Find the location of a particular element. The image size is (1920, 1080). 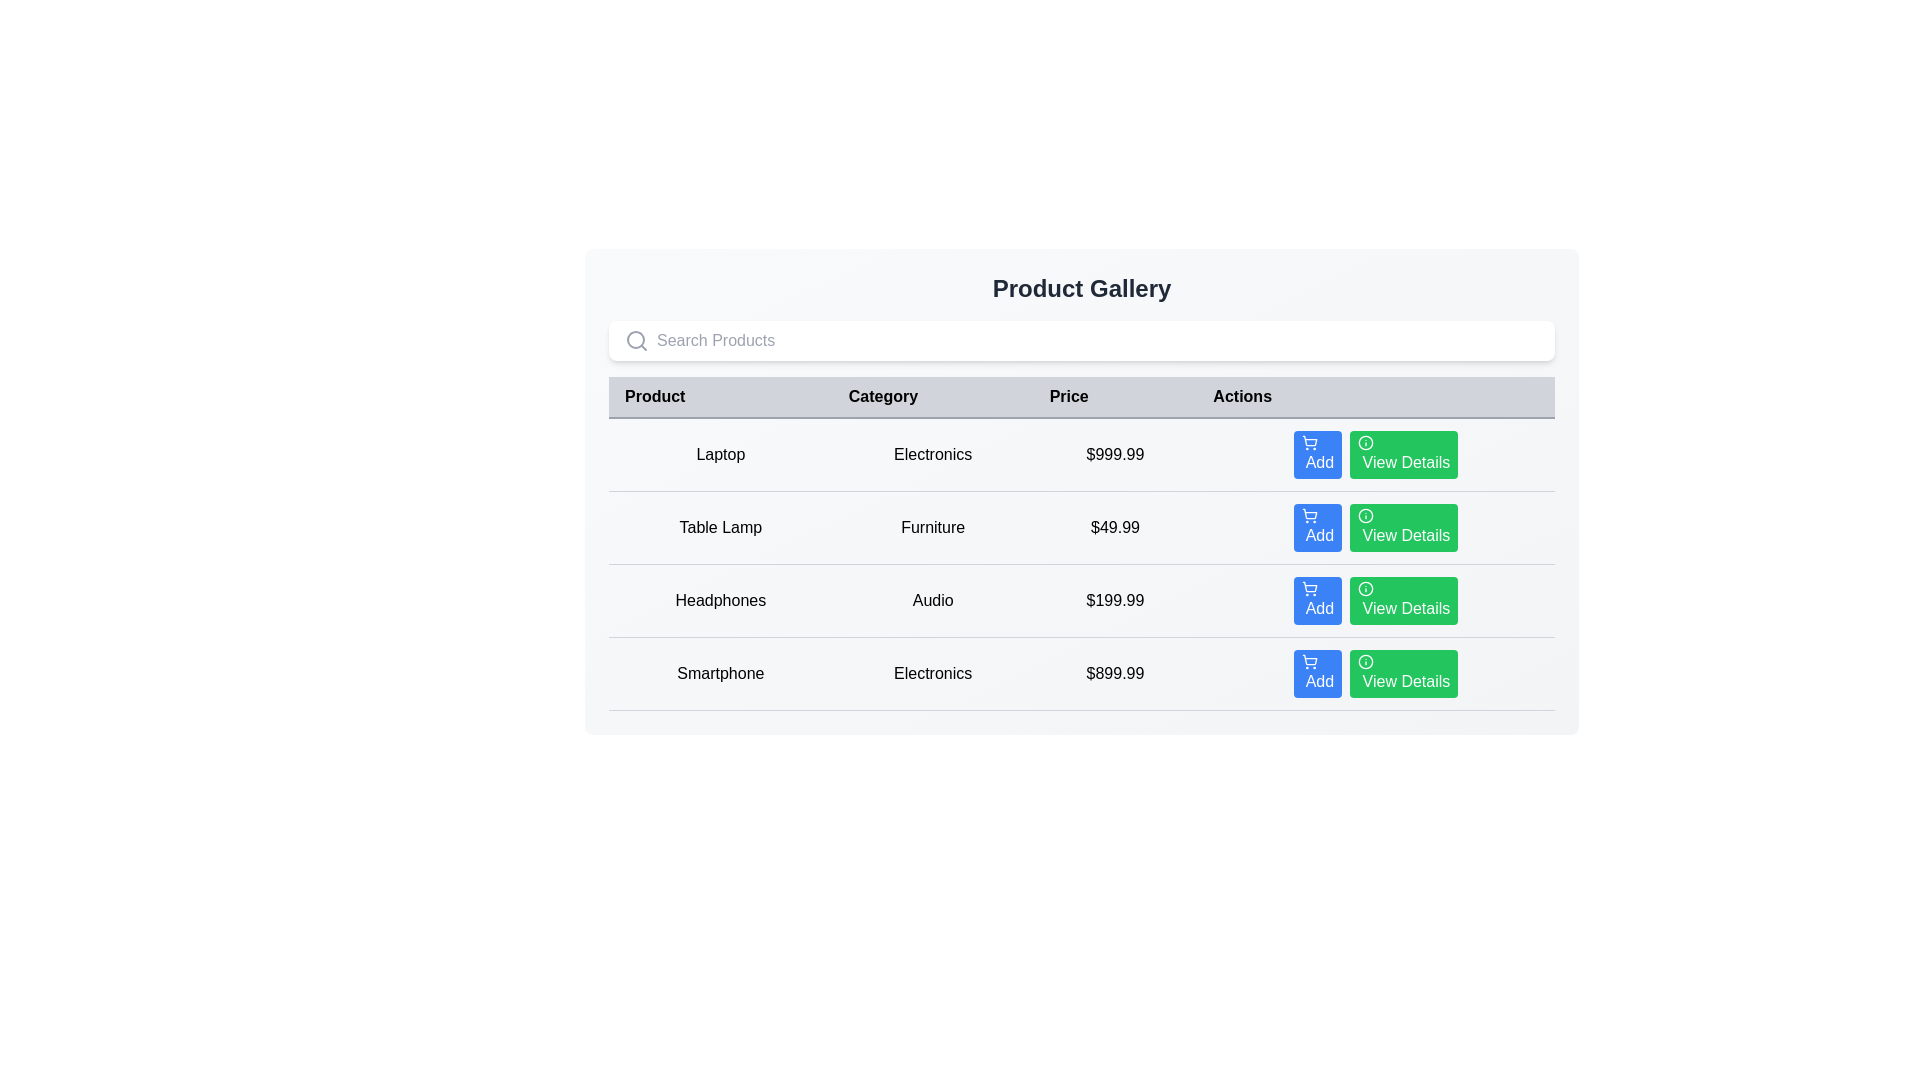

the button located in the third row under the 'Actions' column of the data table is located at coordinates (1403, 600).